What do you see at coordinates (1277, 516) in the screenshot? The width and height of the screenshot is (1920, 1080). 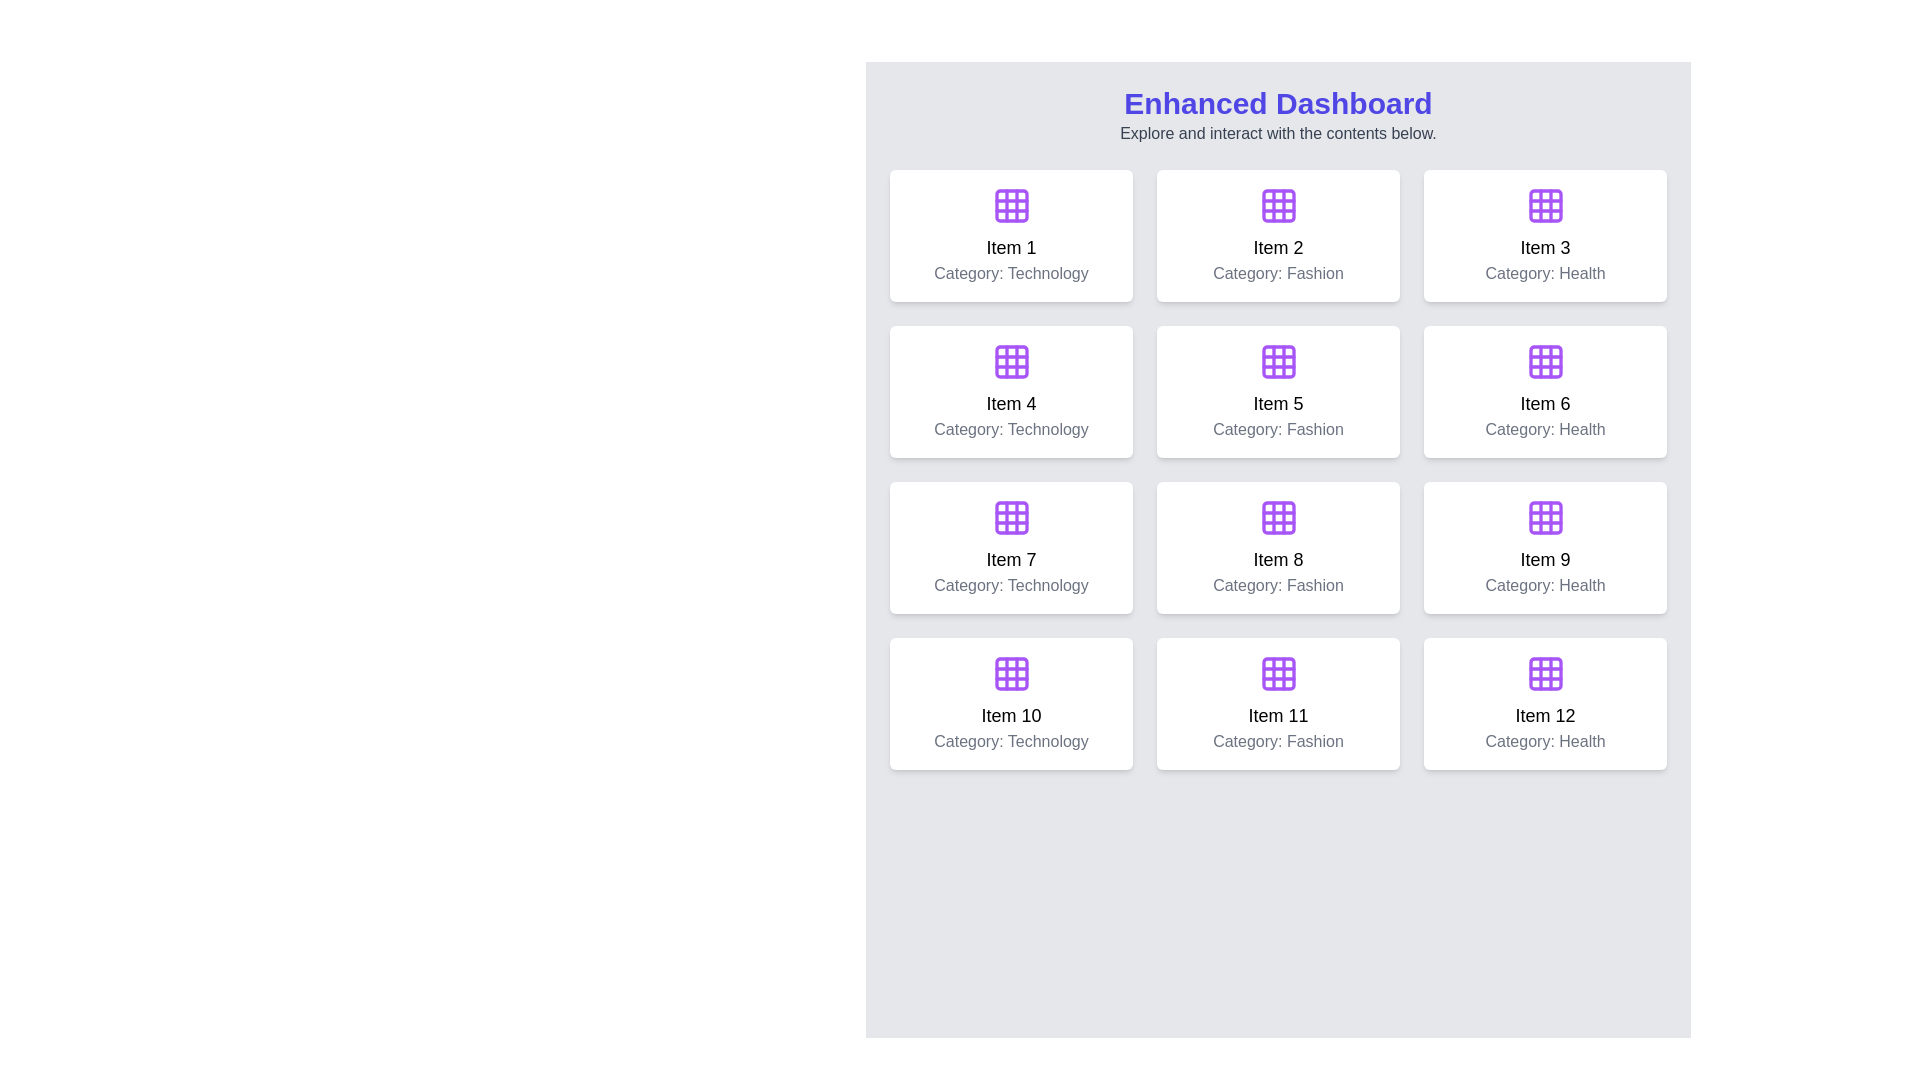 I see `the icon representing 'Item 8', which is positioned in cell 8 of a 4x3 grid layout` at bounding box center [1277, 516].